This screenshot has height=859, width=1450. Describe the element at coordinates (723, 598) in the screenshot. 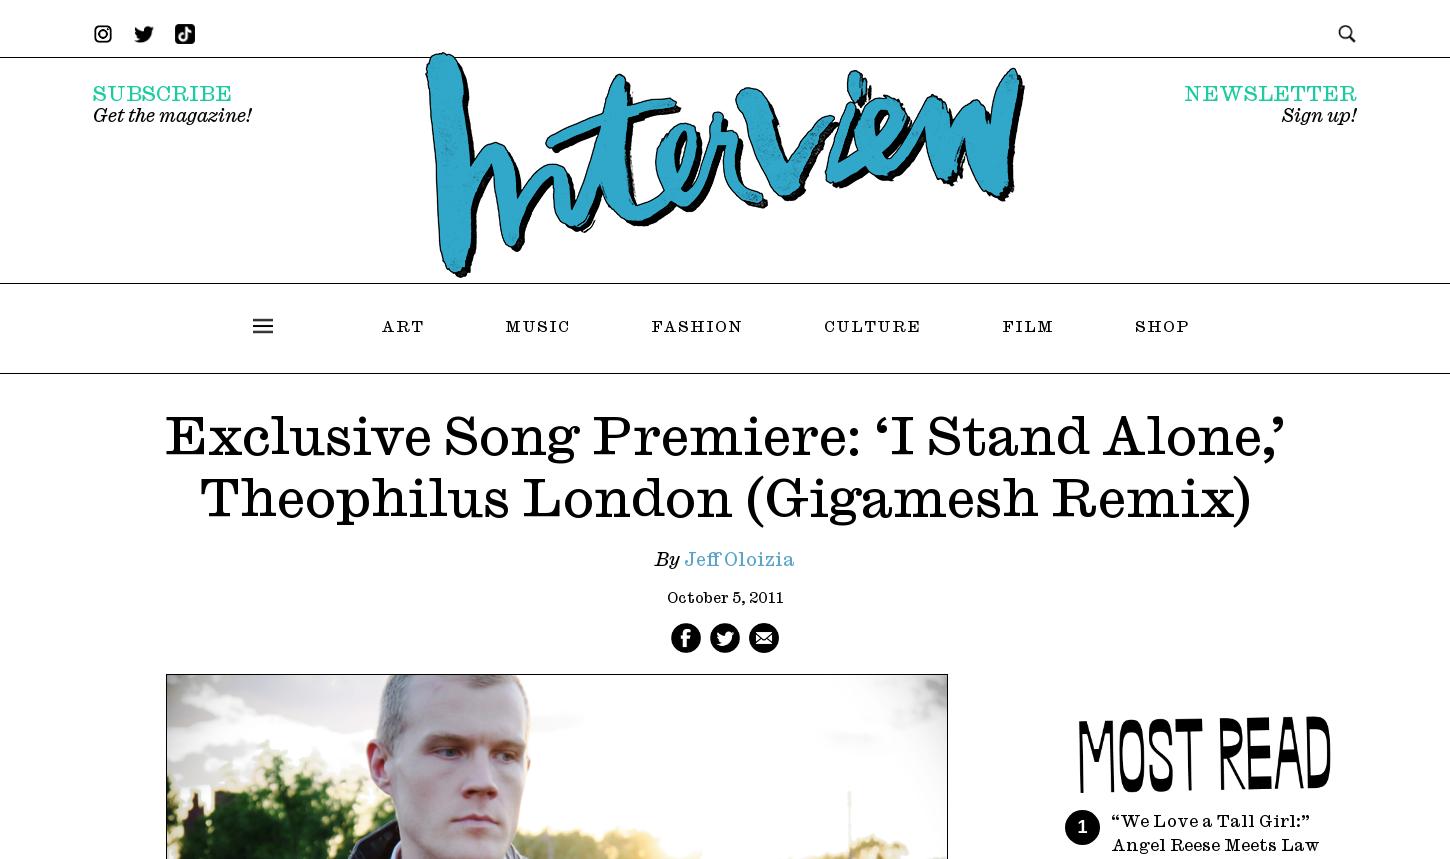

I see `'October 5, 2011'` at that location.